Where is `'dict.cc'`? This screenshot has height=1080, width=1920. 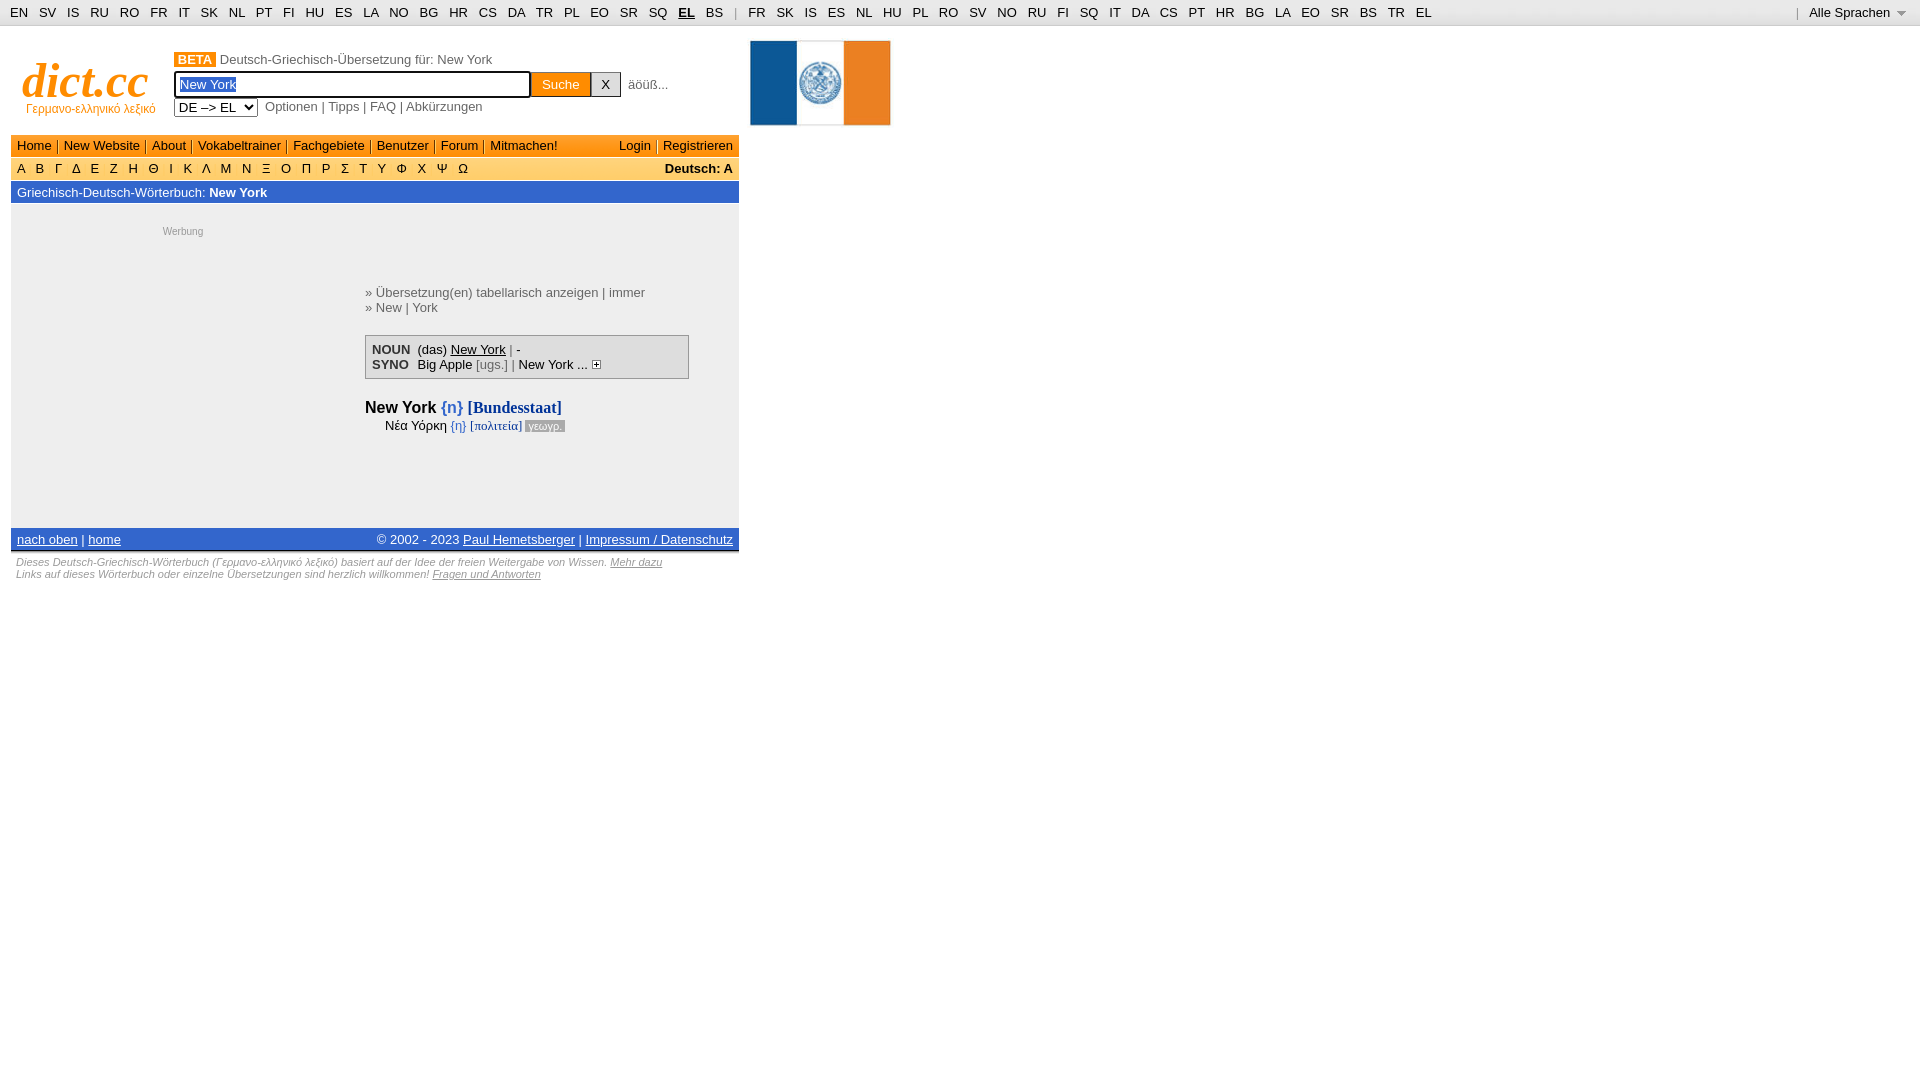
'dict.cc' is located at coordinates (84, 79).